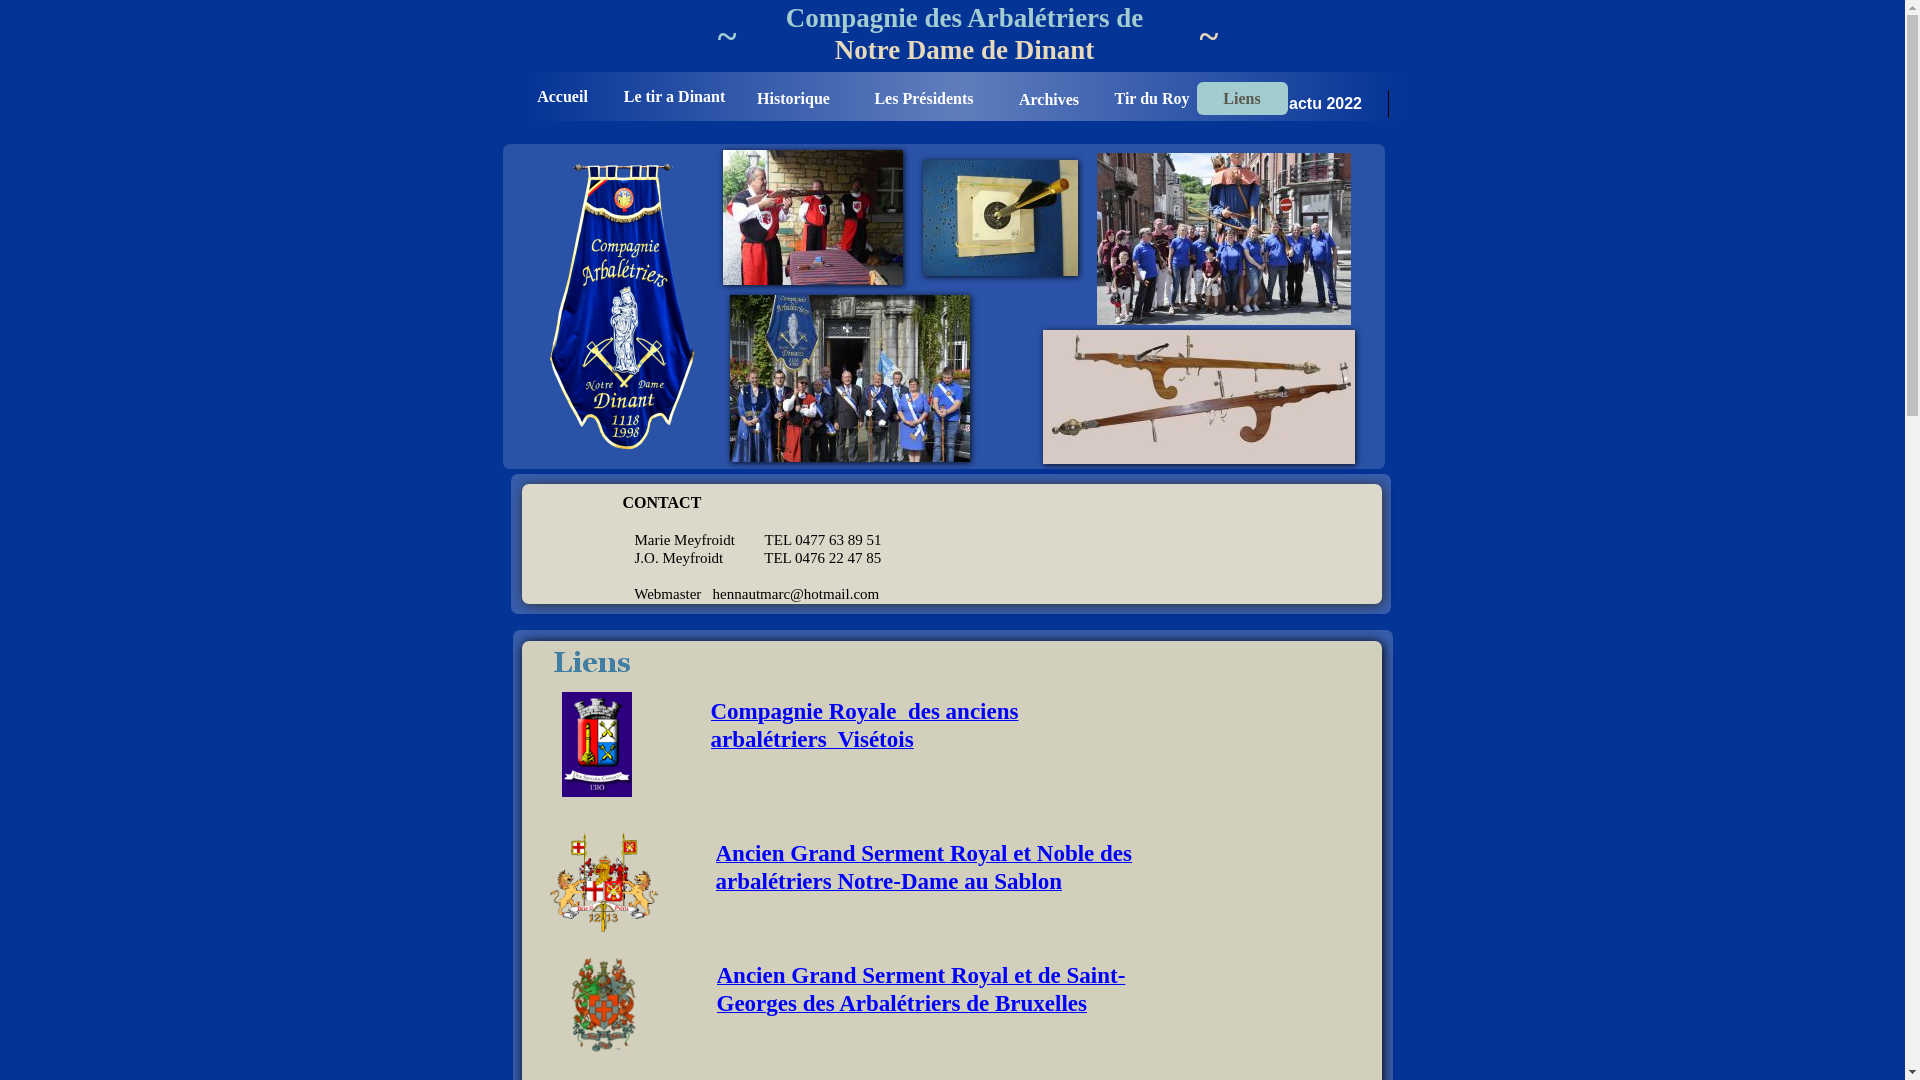  What do you see at coordinates (1151, 98) in the screenshot?
I see `'Tir du Roy'` at bounding box center [1151, 98].